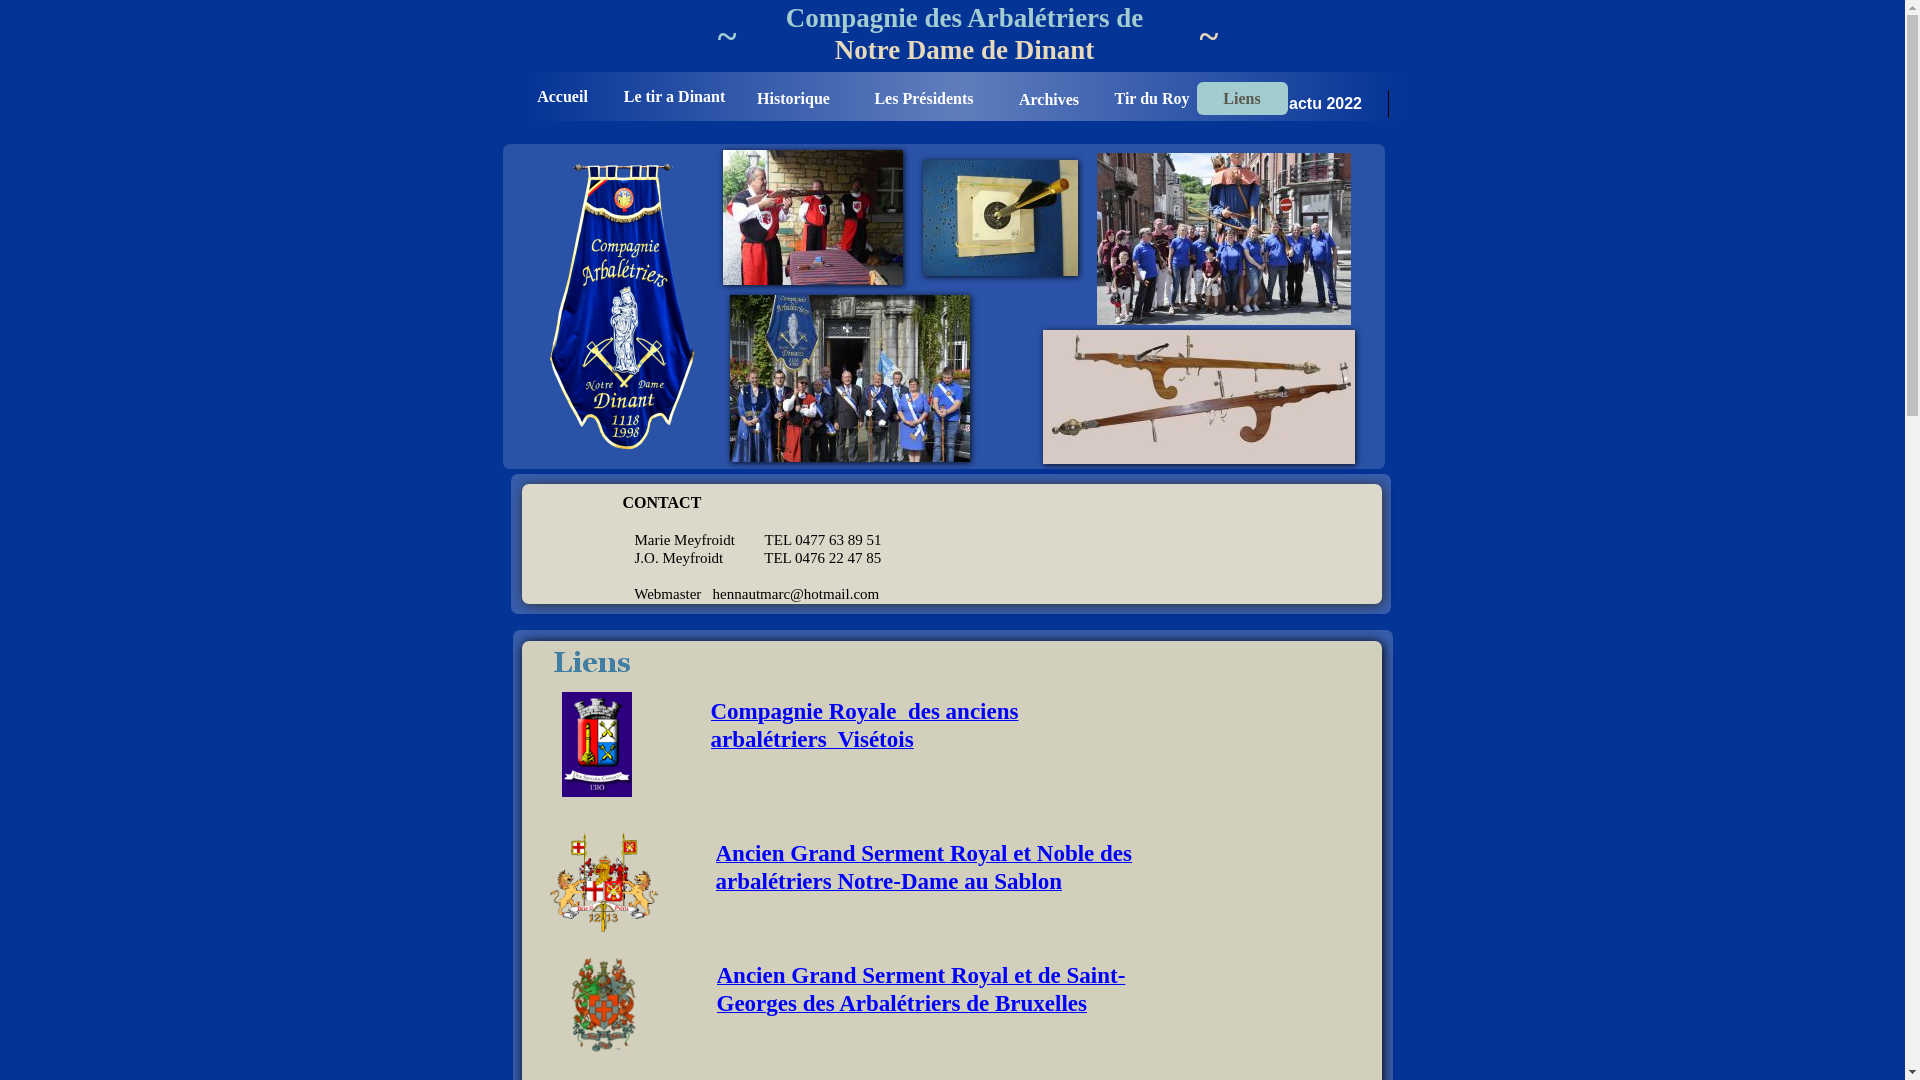  What do you see at coordinates (1151, 98) in the screenshot?
I see `'Tir du Roy'` at bounding box center [1151, 98].